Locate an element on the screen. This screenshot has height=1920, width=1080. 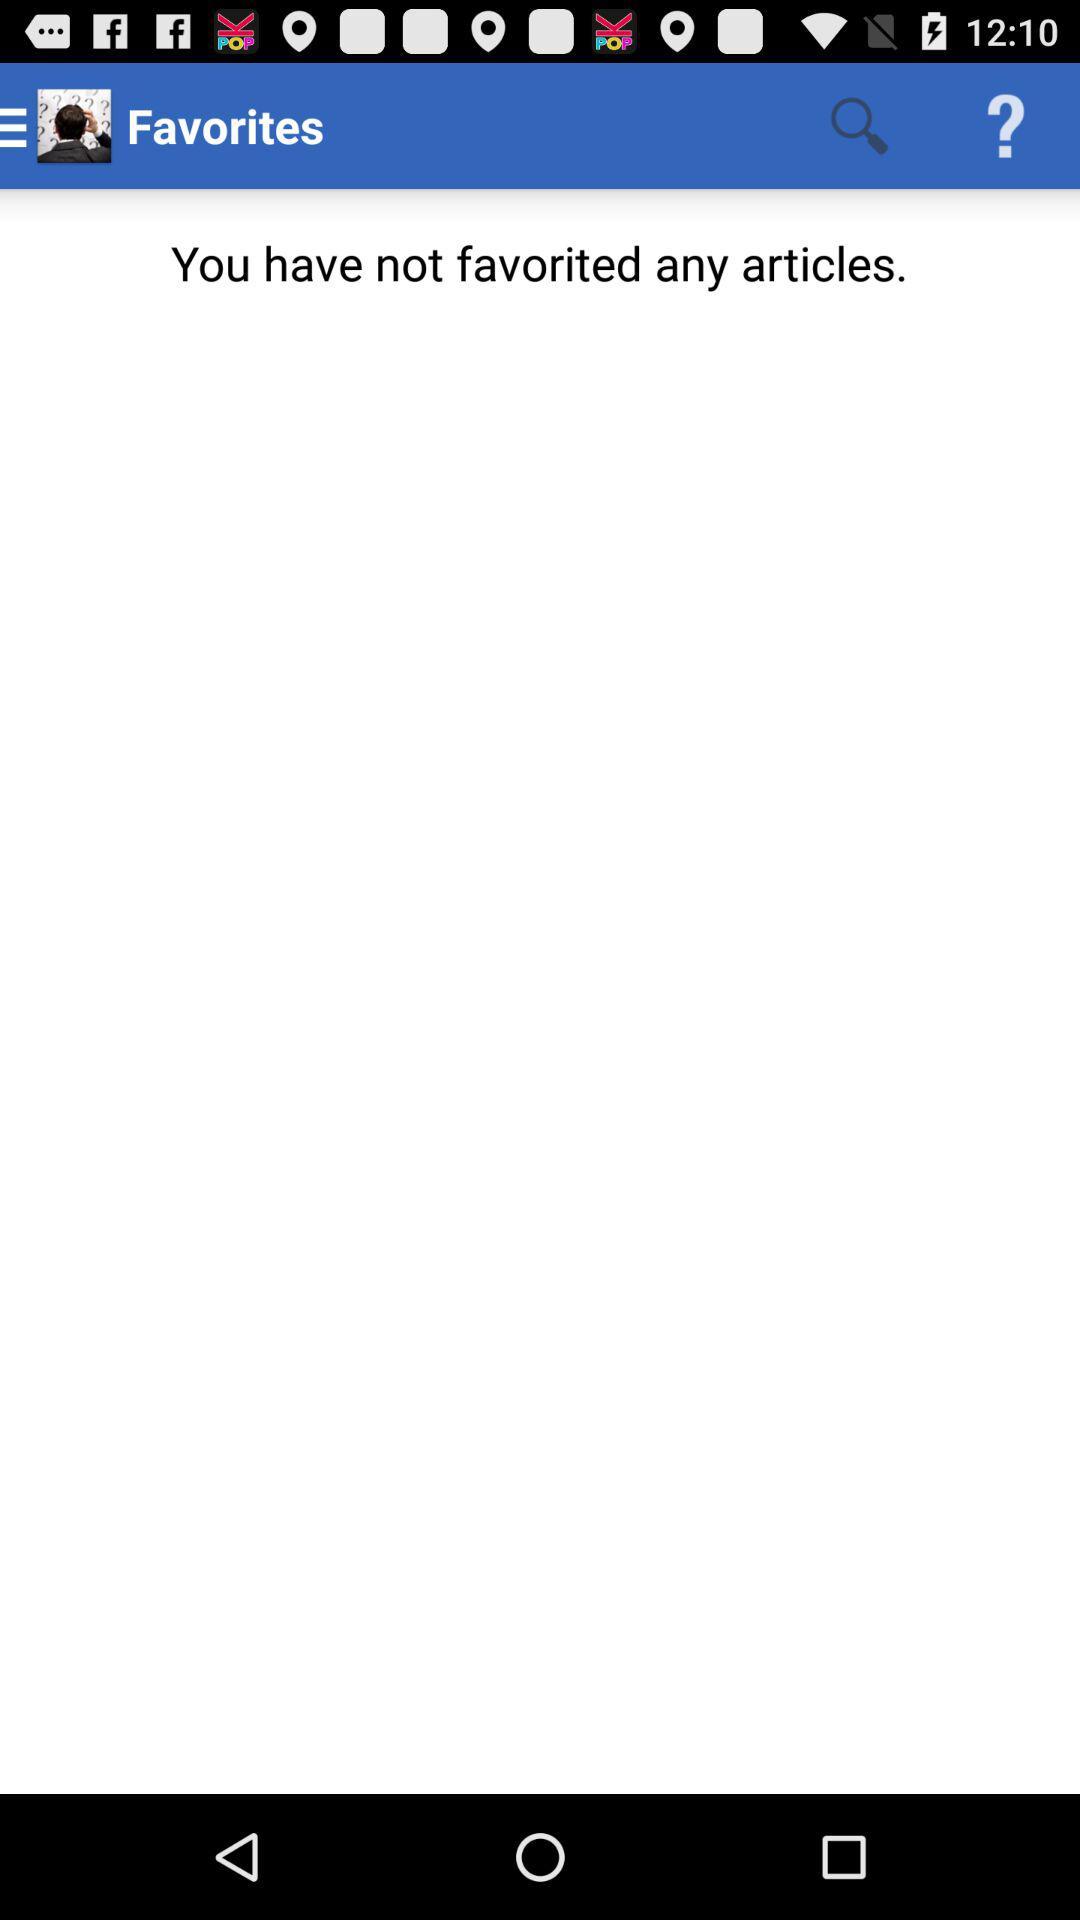
app above the you have not app is located at coordinates (1006, 124).